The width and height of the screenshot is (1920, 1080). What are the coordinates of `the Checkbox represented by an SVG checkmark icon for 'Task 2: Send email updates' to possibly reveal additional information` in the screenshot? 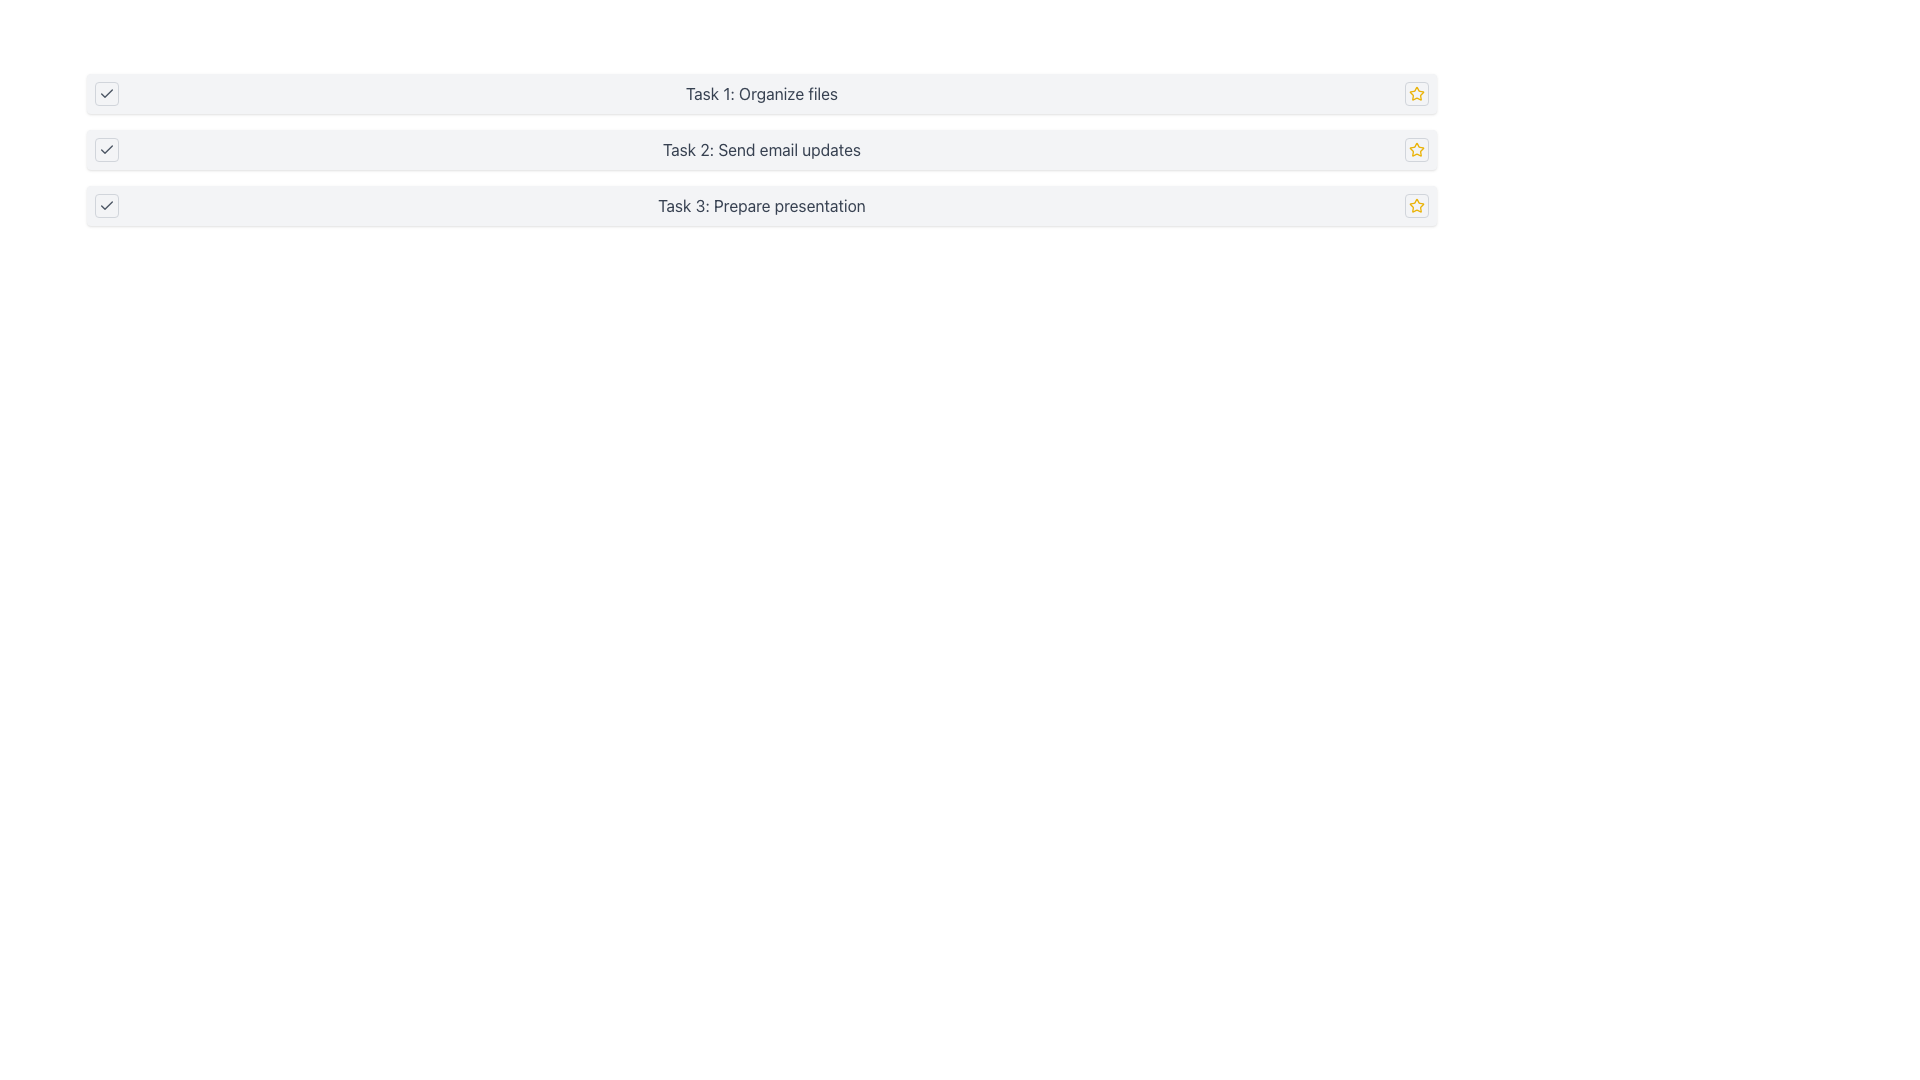 It's located at (105, 149).